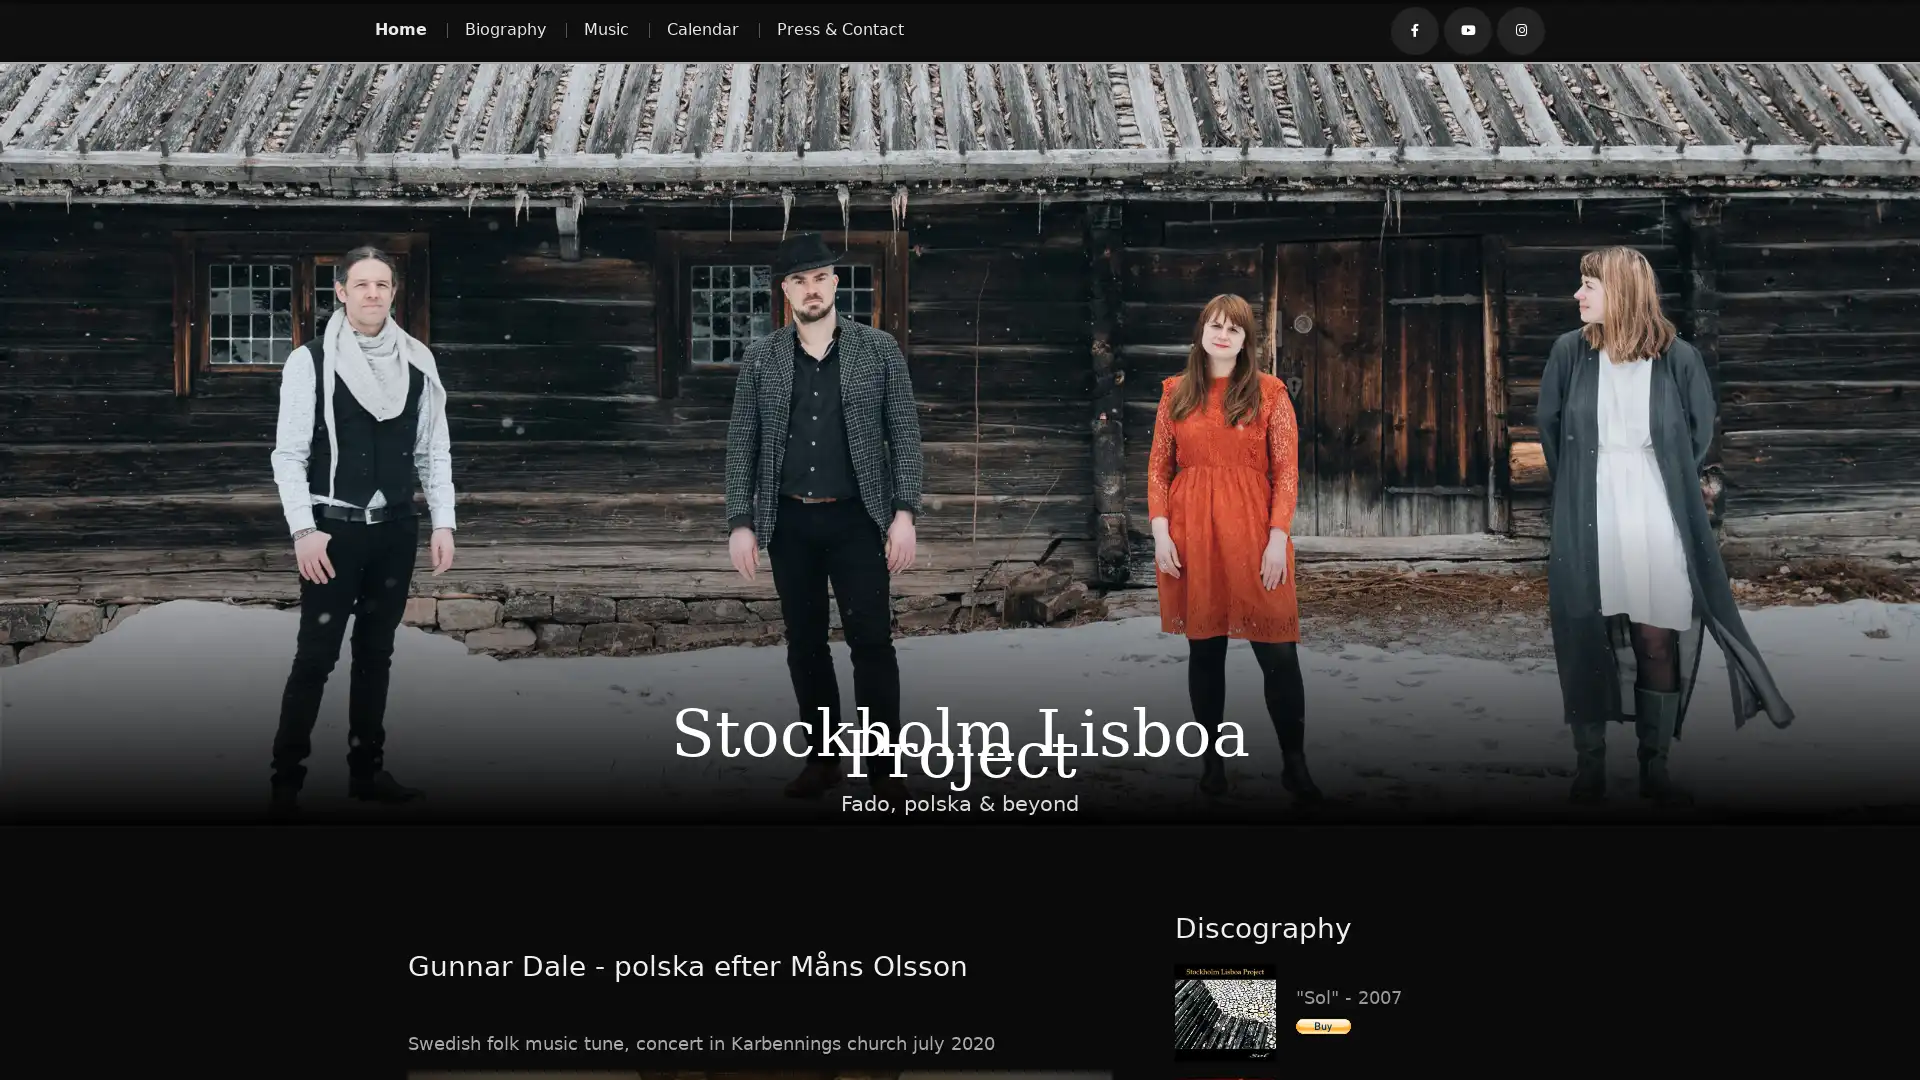 This screenshot has height=1080, width=1920. Describe the element at coordinates (1323, 1025) in the screenshot. I see `PayPal buy button` at that location.